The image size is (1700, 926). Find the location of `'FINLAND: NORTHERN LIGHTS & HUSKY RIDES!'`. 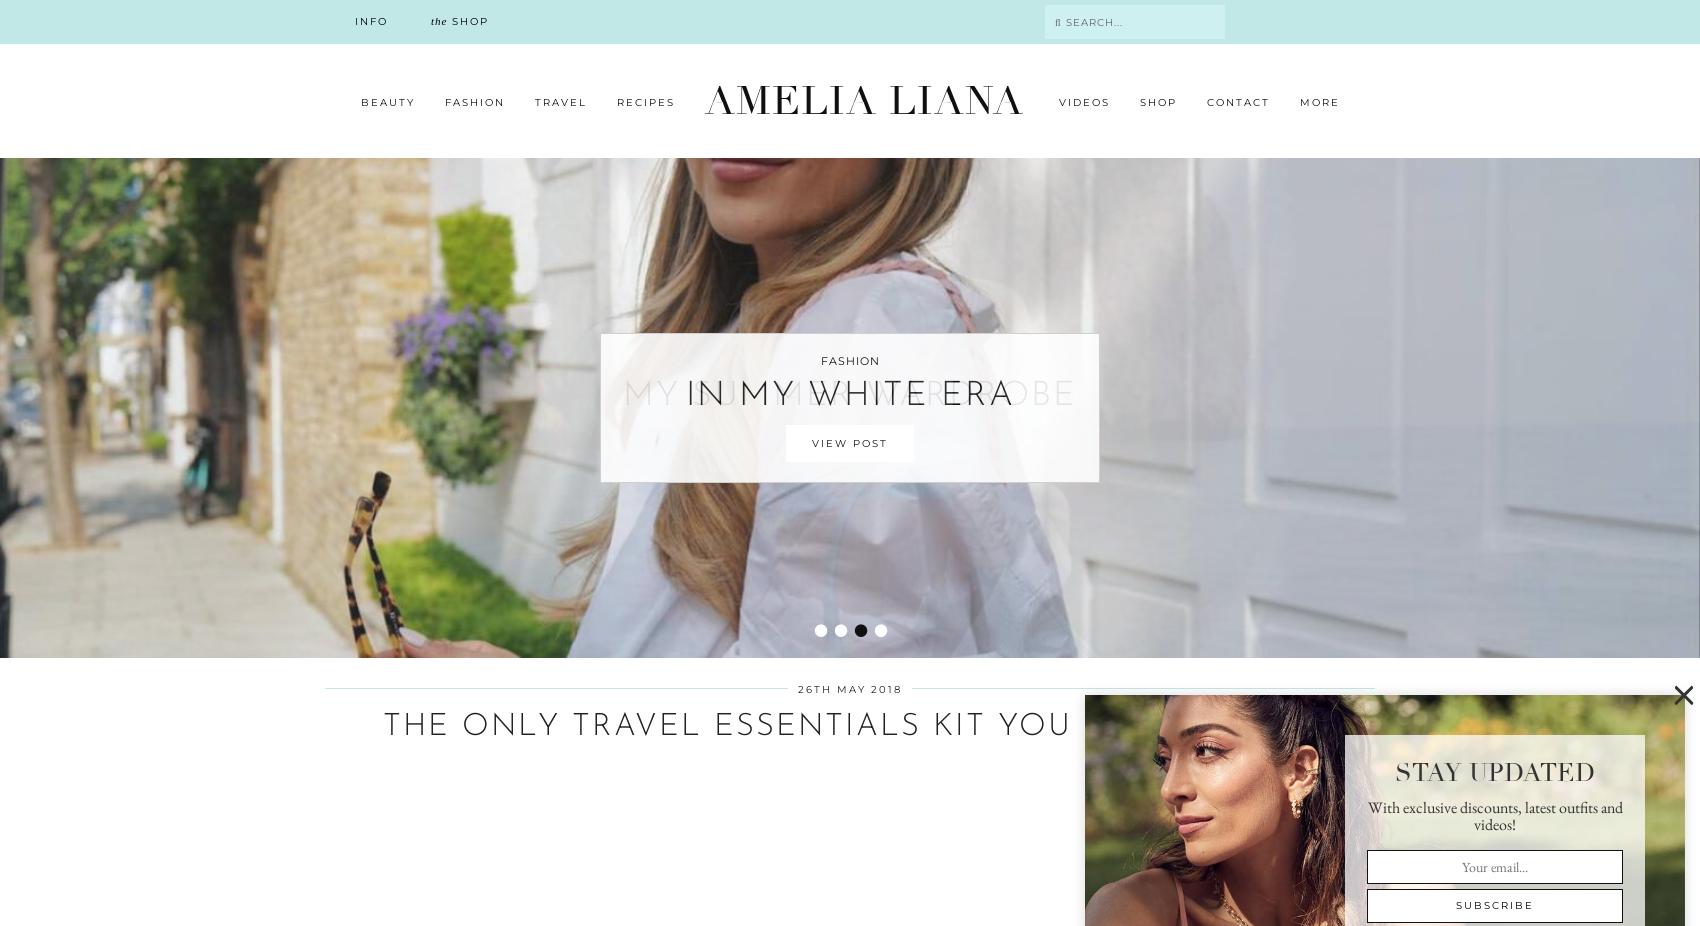

'FINLAND: NORTHERN LIGHTS & HUSKY RIDES!' is located at coordinates (1199, 600).